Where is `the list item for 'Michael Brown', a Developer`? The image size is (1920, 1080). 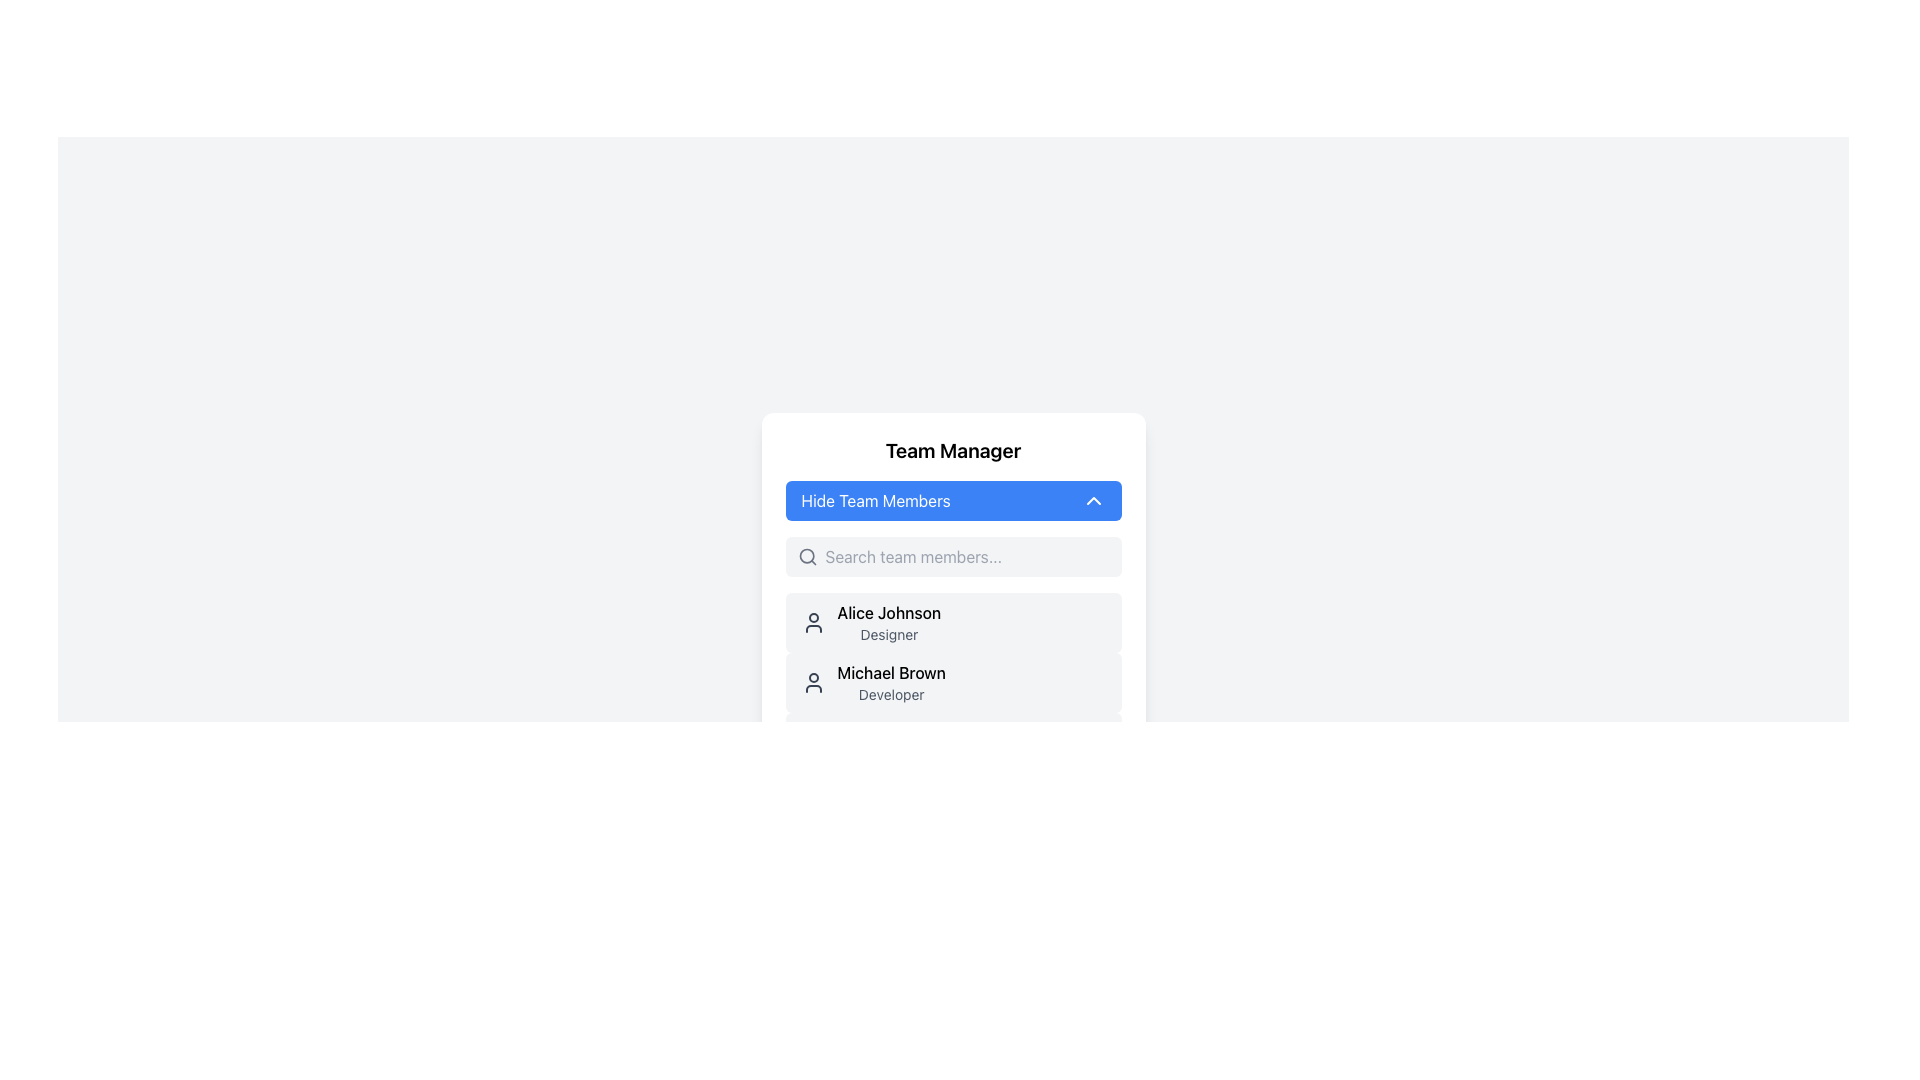
the list item for 'Michael Brown', a Developer is located at coordinates (952, 712).